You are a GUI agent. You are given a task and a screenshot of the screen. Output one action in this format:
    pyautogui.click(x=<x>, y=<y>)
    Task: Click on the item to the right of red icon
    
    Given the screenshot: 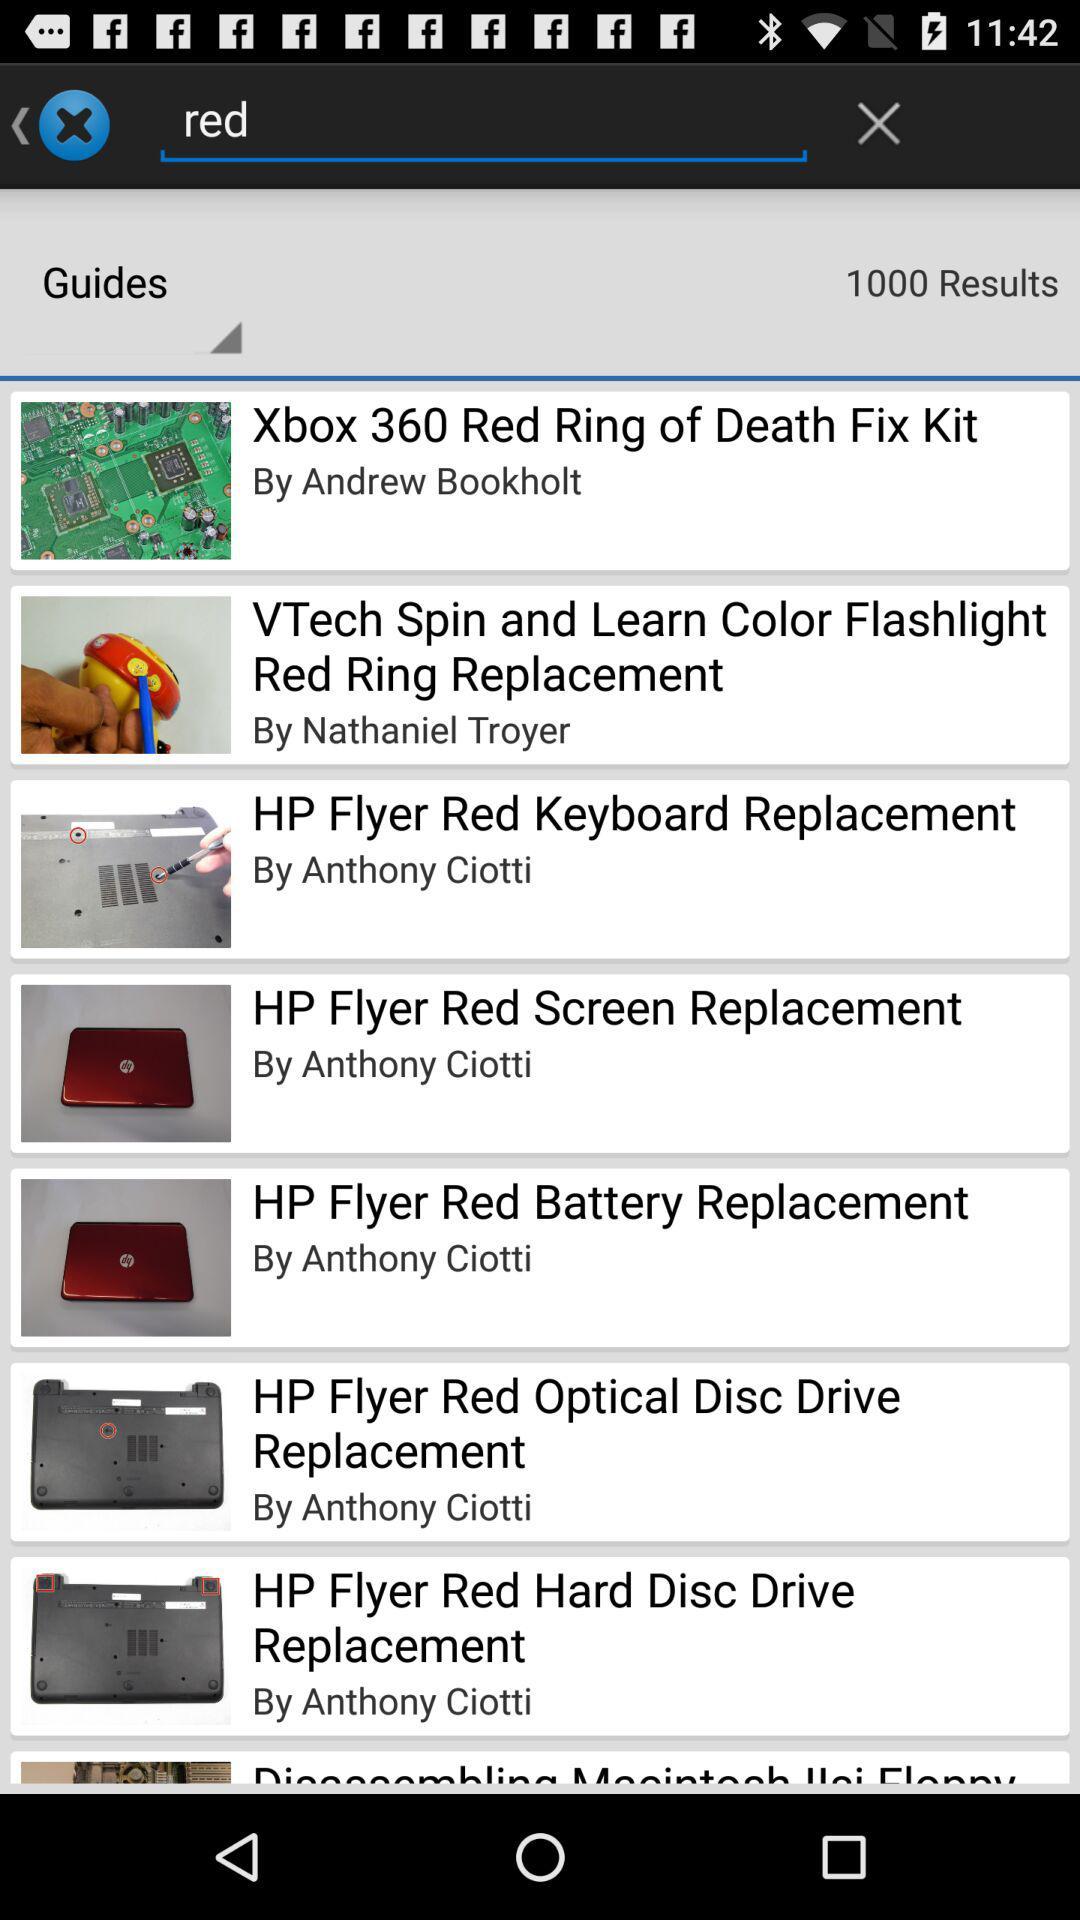 What is the action you would take?
    pyautogui.click(x=878, y=122)
    